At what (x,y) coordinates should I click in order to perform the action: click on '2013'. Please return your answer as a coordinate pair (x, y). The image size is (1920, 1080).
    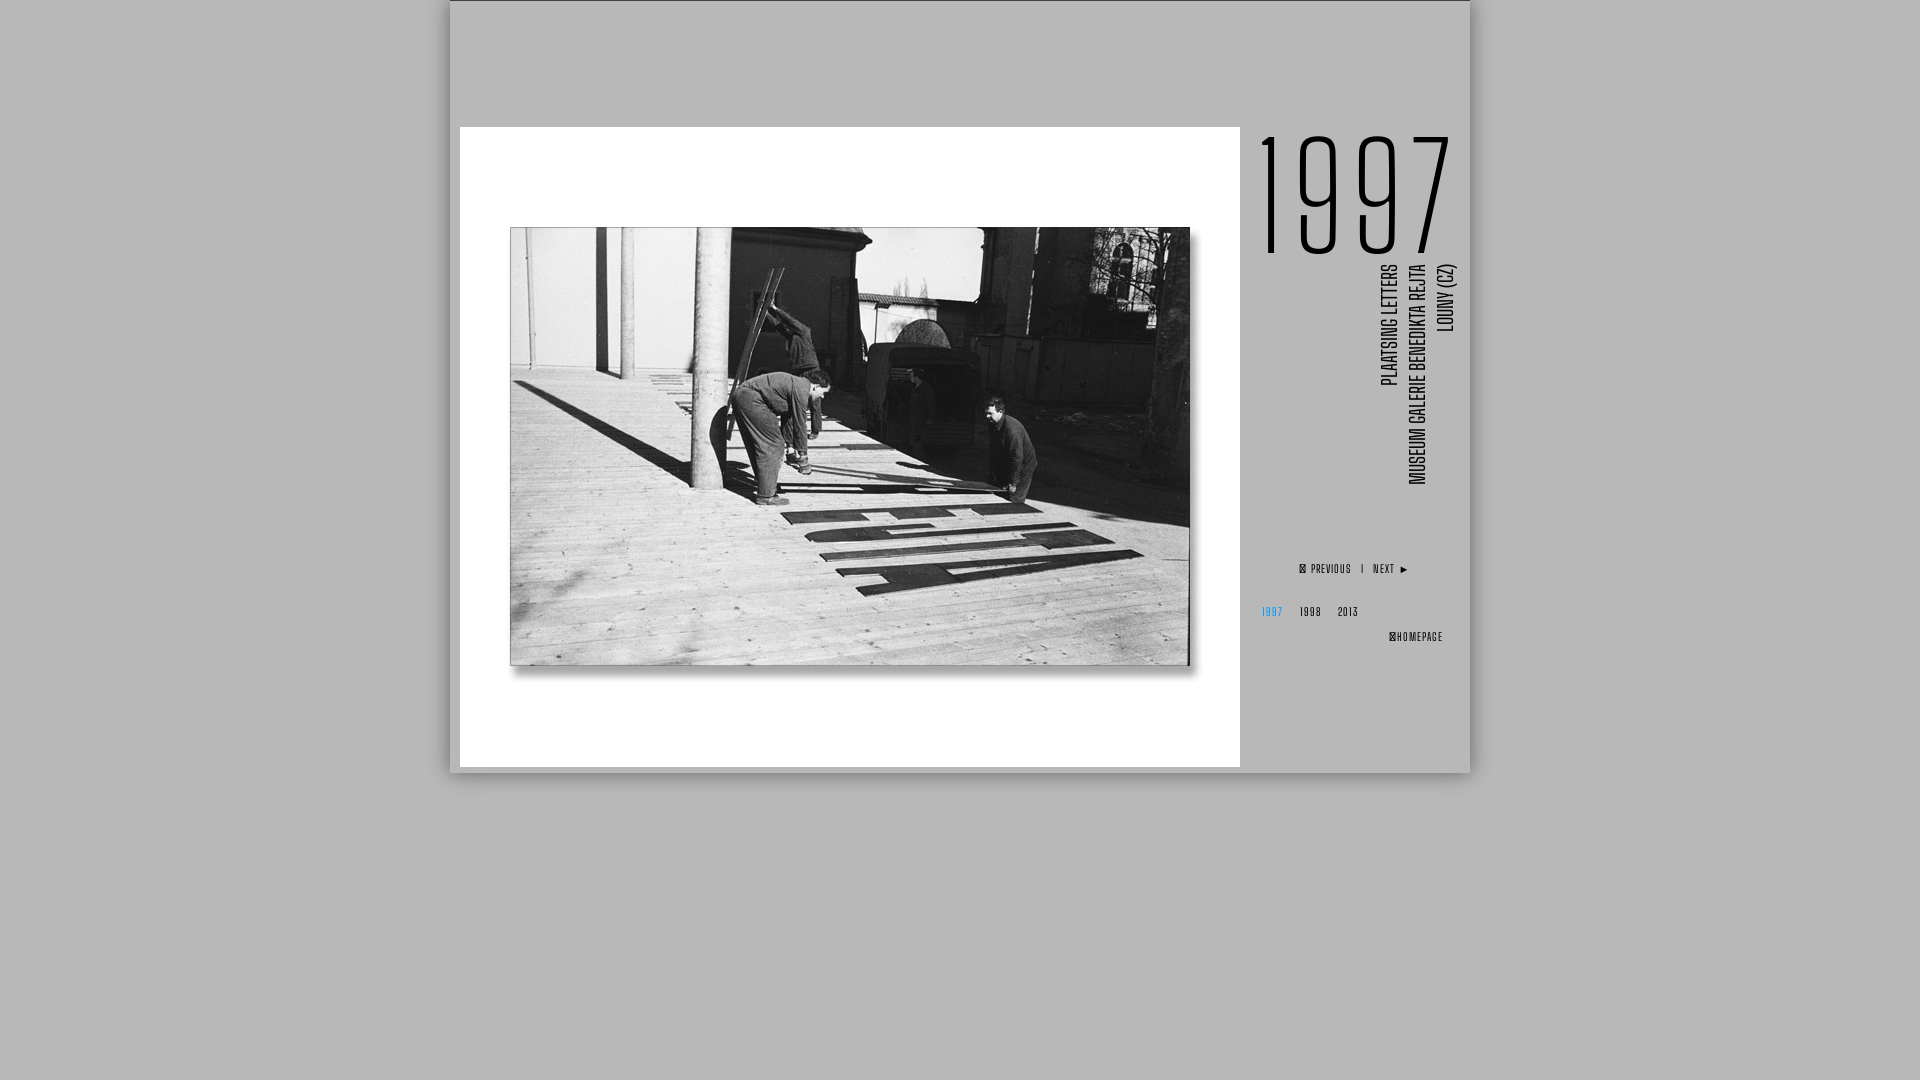
    Looking at the image, I should click on (1348, 610).